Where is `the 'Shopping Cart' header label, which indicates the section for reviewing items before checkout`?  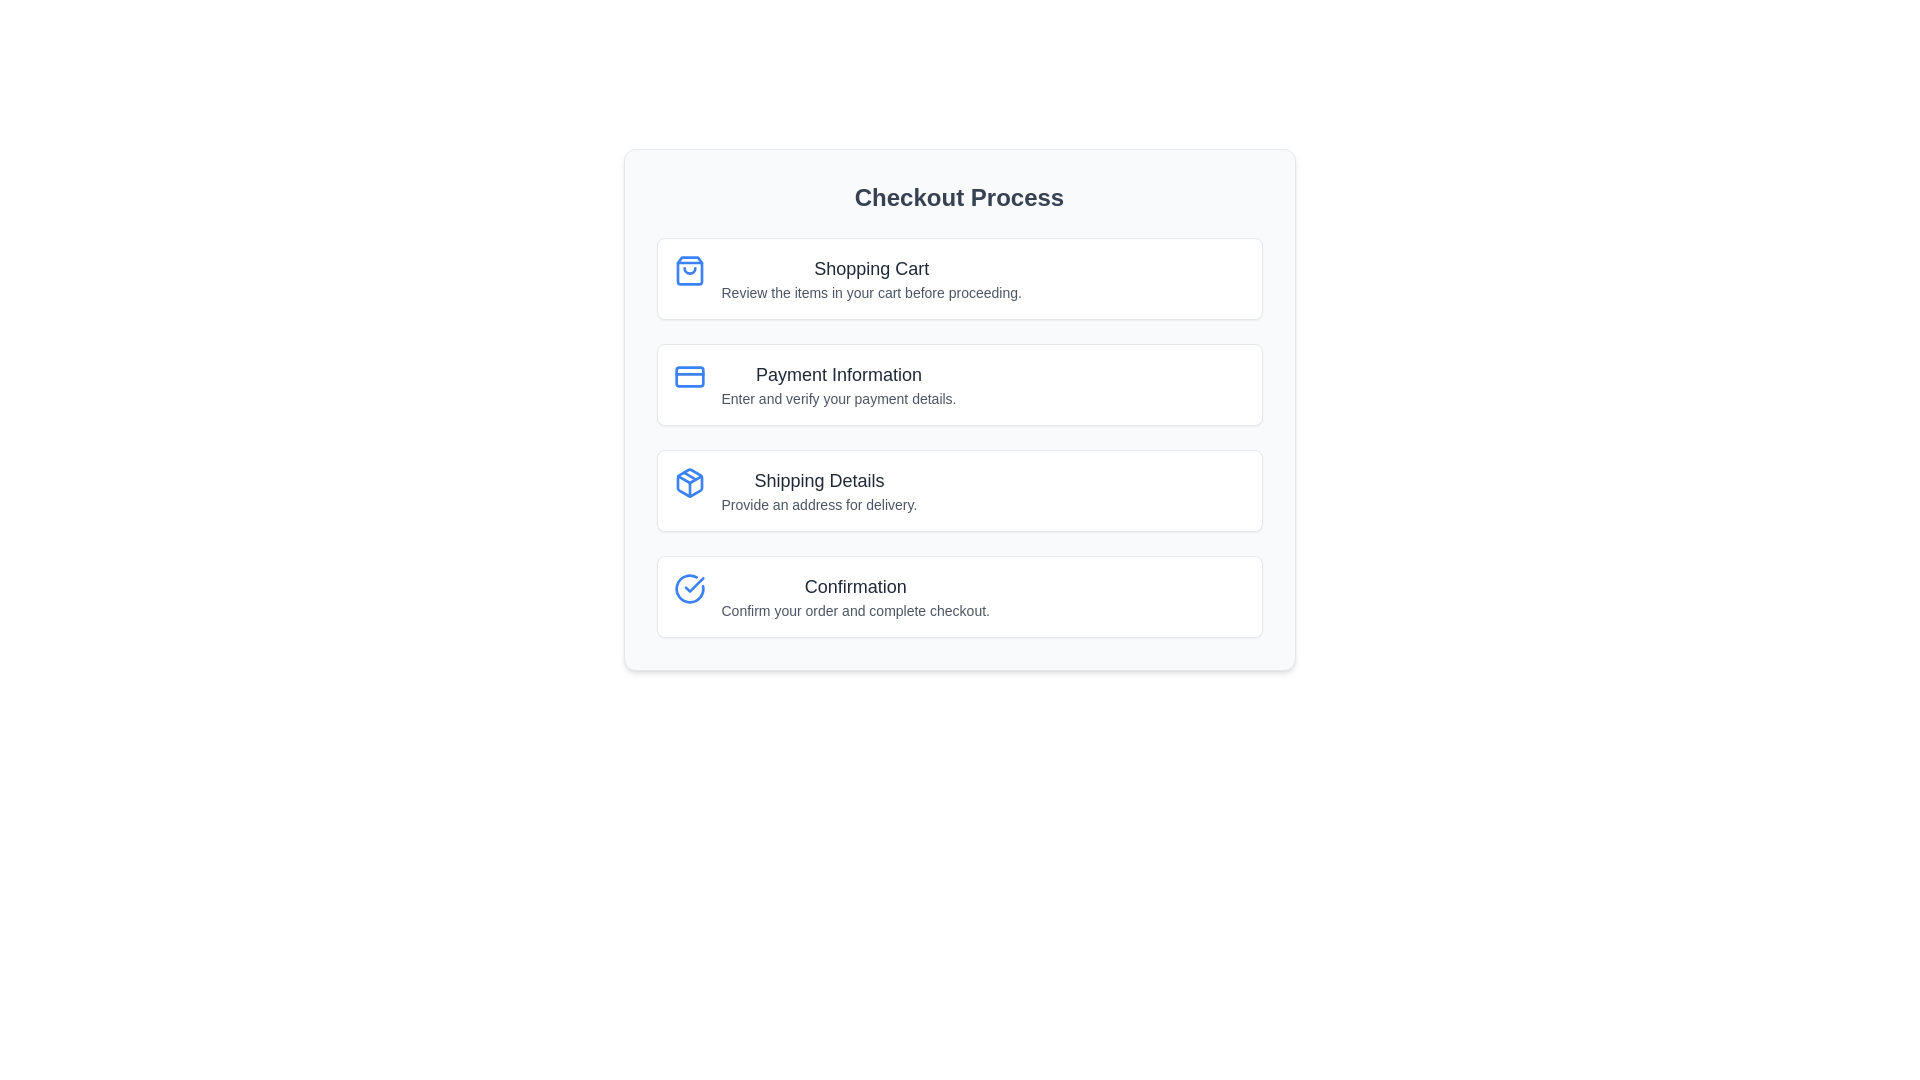 the 'Shopping Cart' header label, which indicates the section for reviewing items before checkout is located at coordinates (871, 268).